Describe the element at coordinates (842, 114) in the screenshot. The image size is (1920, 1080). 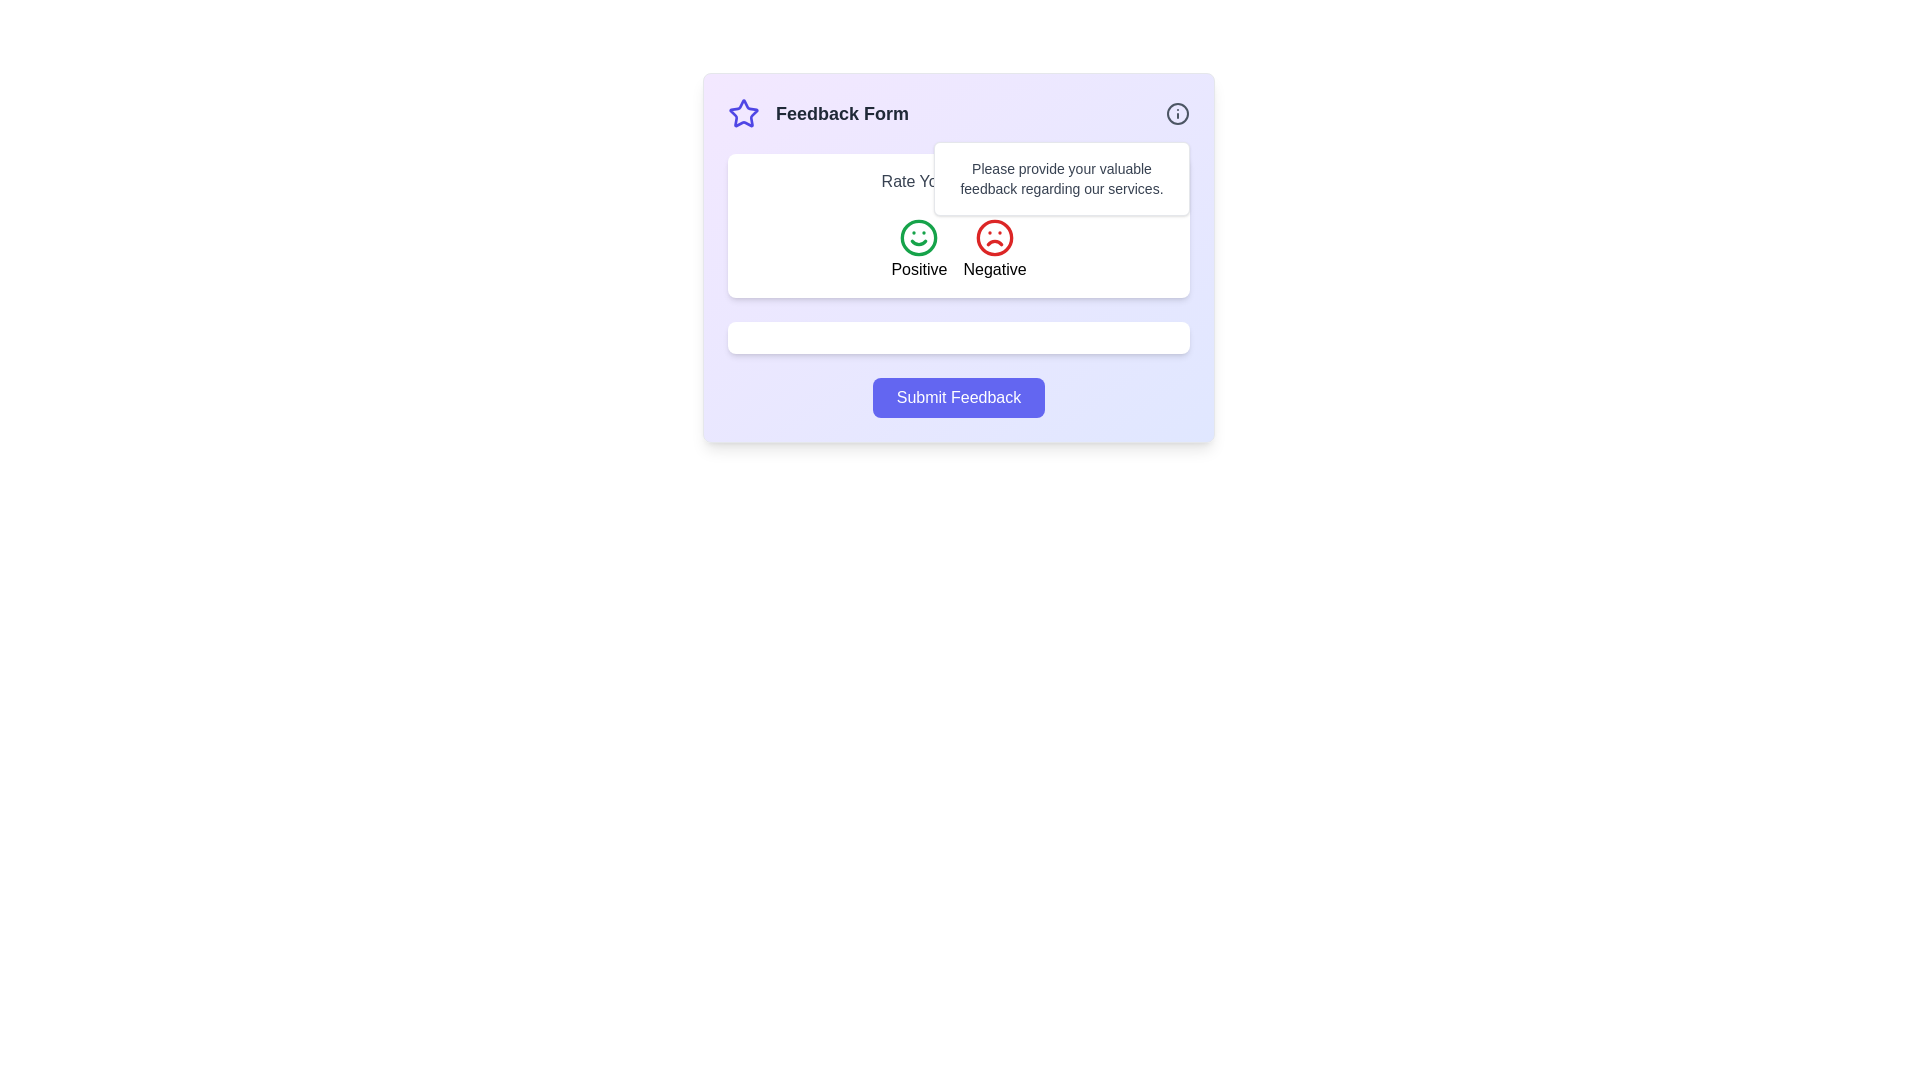
I see `the 'Feedback Form' text label, which is styled in bold, large-sized dark gray font and serves as a section title, positioned at the top center of the card interface` at that location.